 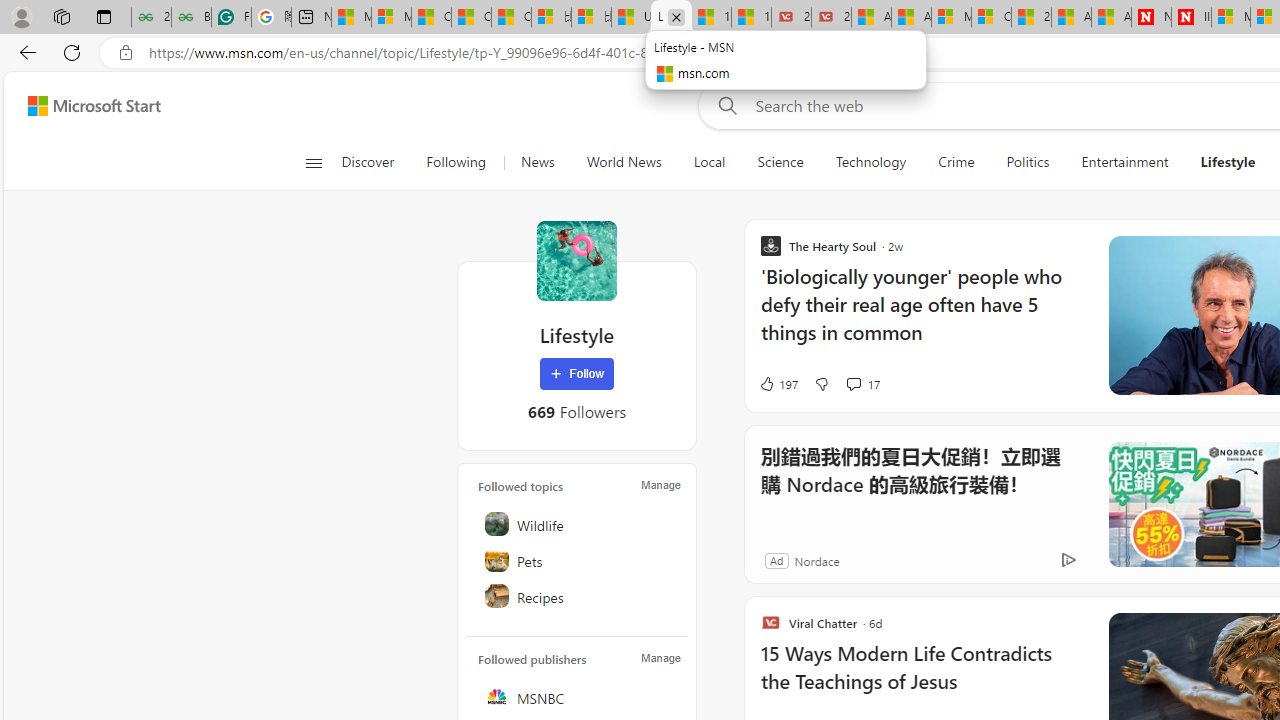 I want to click on 'Local', so click(x=709, y=162).